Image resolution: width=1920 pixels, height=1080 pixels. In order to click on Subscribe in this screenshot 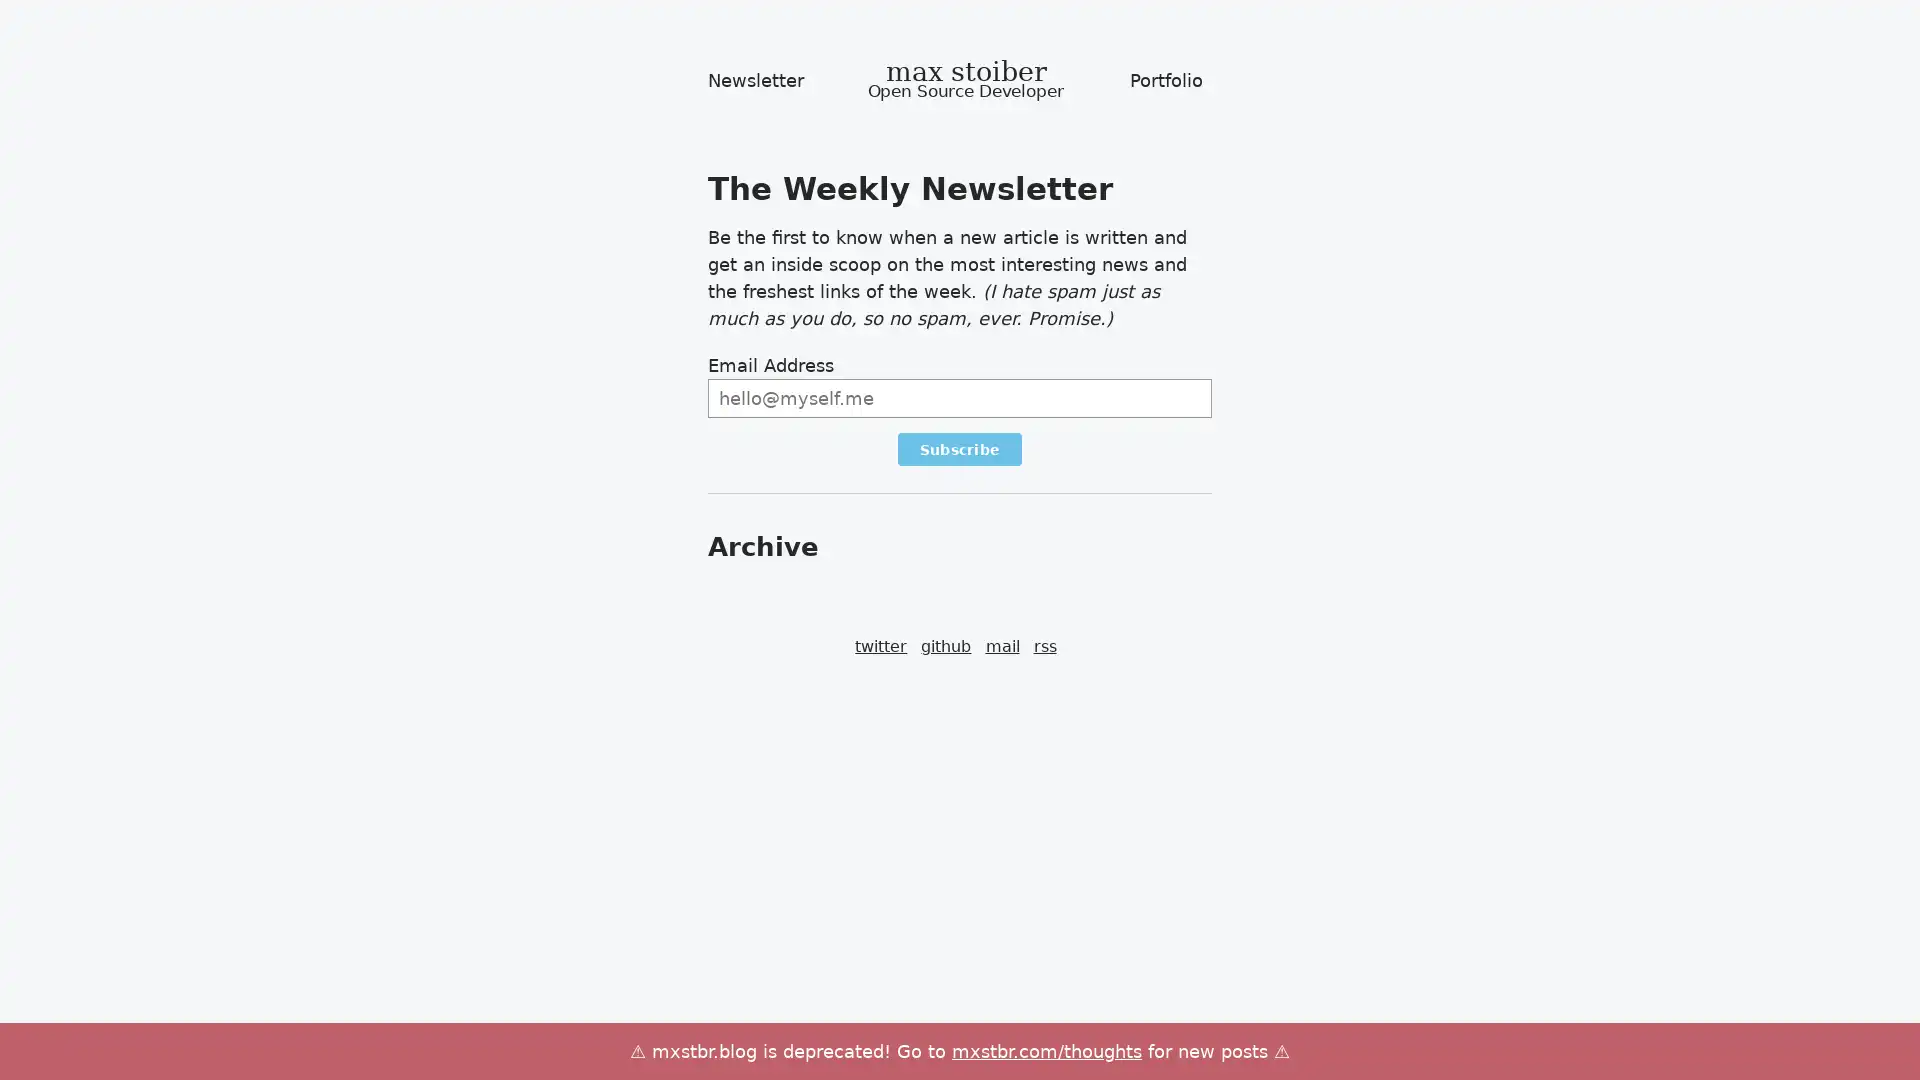, I will do `click(958, 448)`.